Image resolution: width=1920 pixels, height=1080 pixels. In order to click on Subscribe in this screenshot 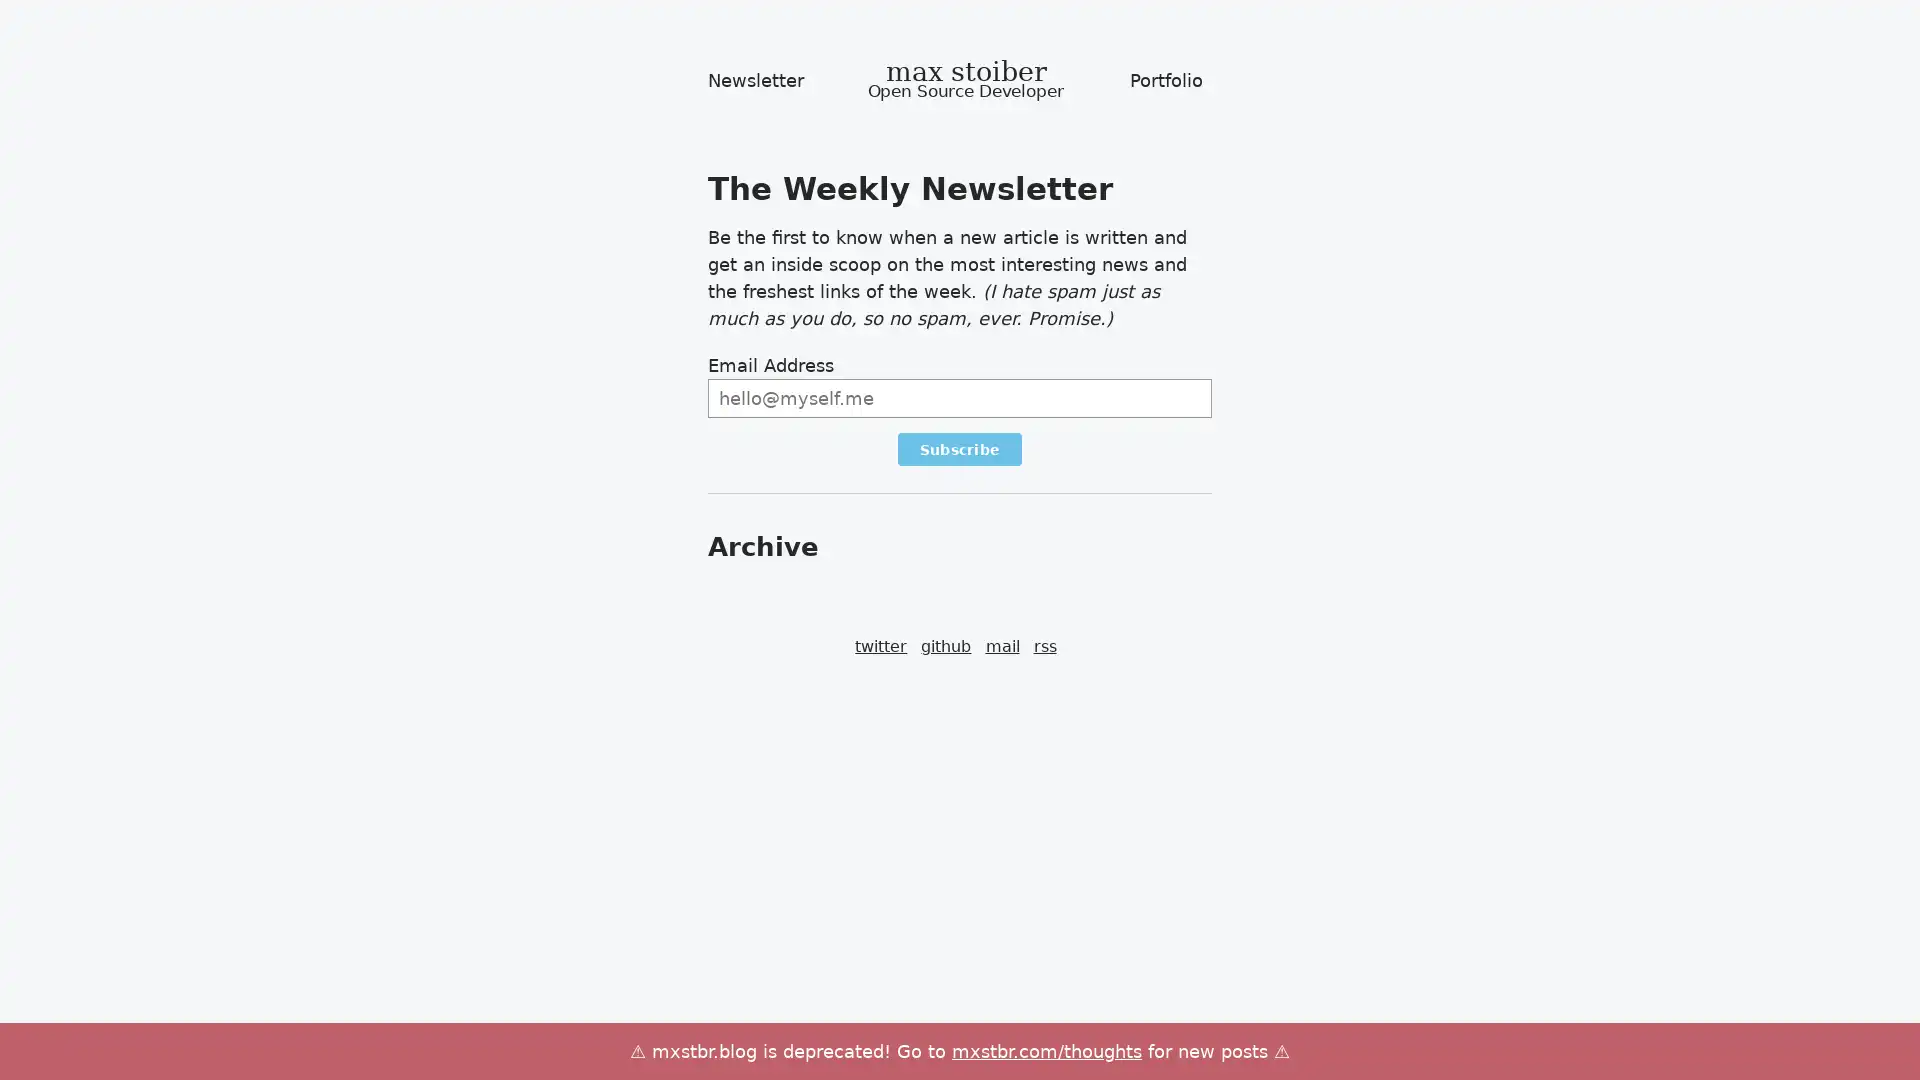, I will do `click(958, 448)`.